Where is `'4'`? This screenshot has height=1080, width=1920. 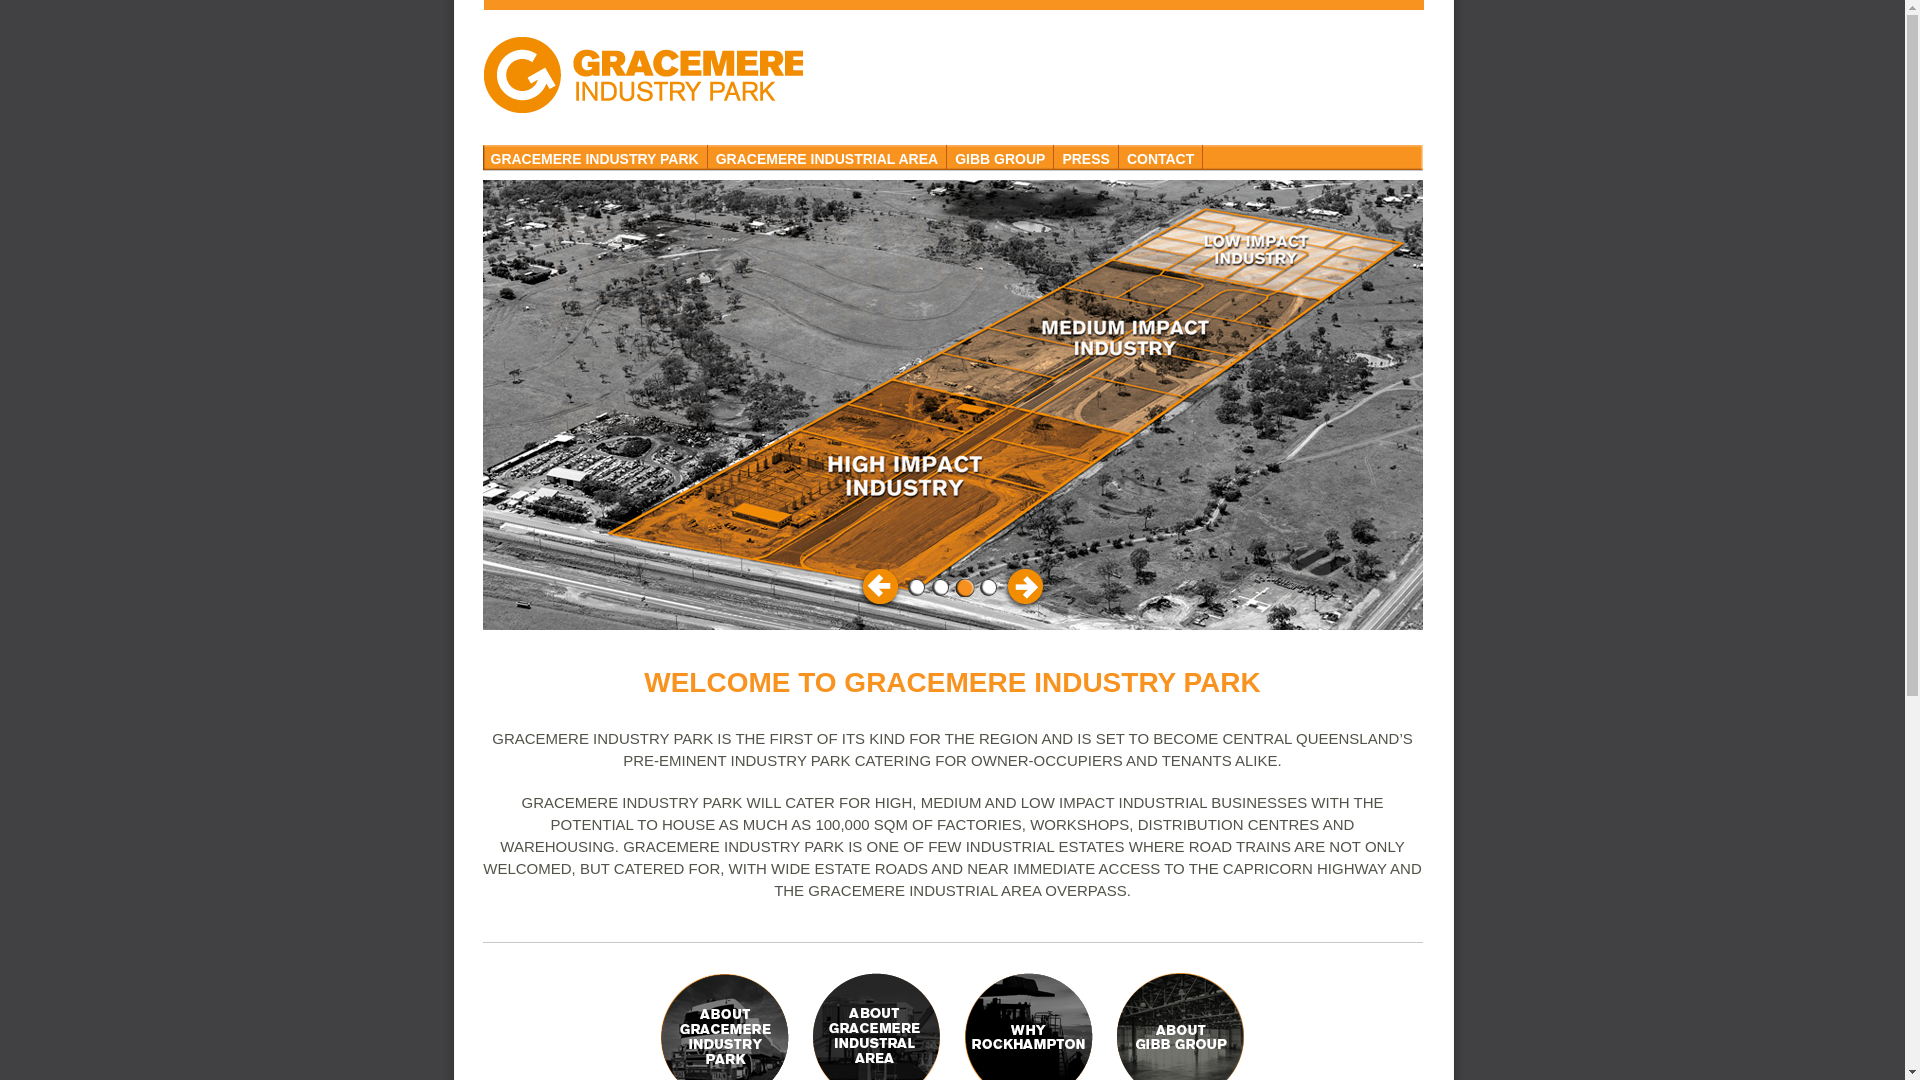
'4' is located at coordinates (988, 586).